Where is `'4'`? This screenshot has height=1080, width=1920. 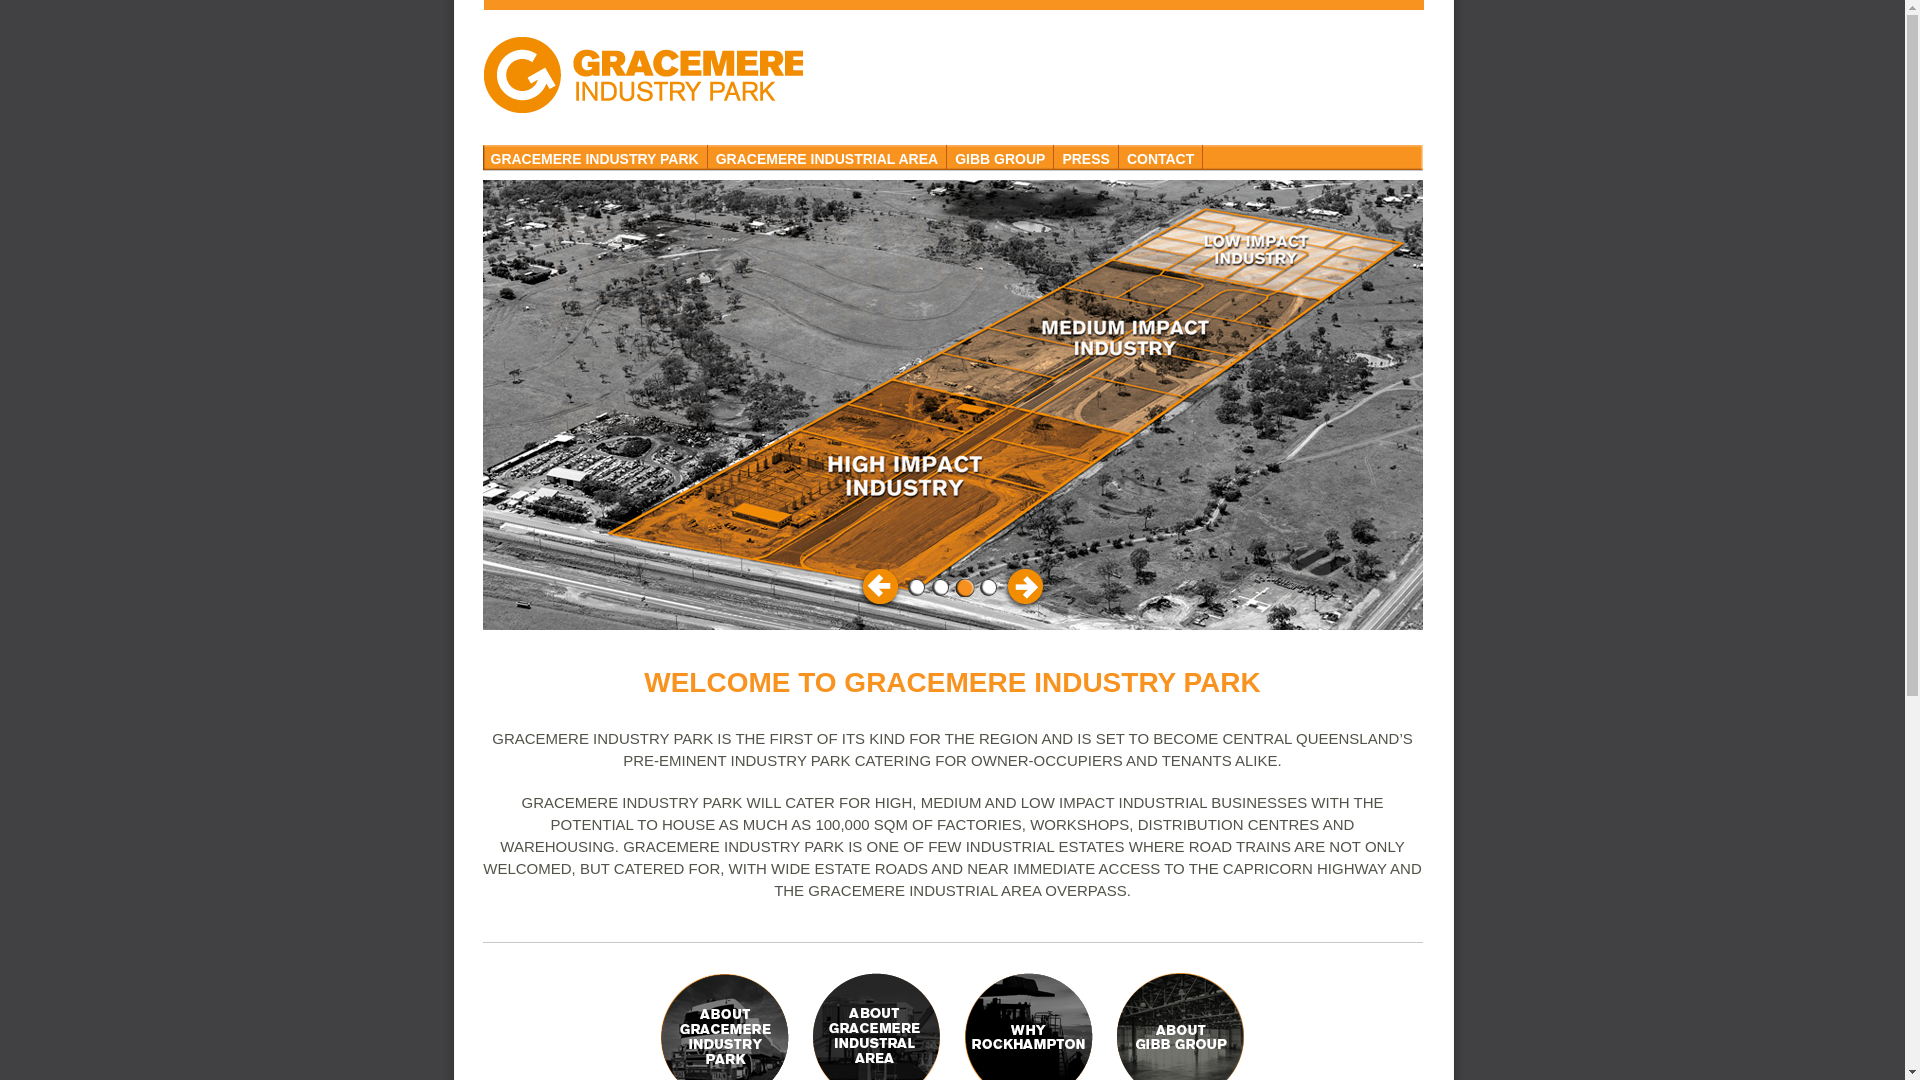
'4' is located at coordinates (988, 586).